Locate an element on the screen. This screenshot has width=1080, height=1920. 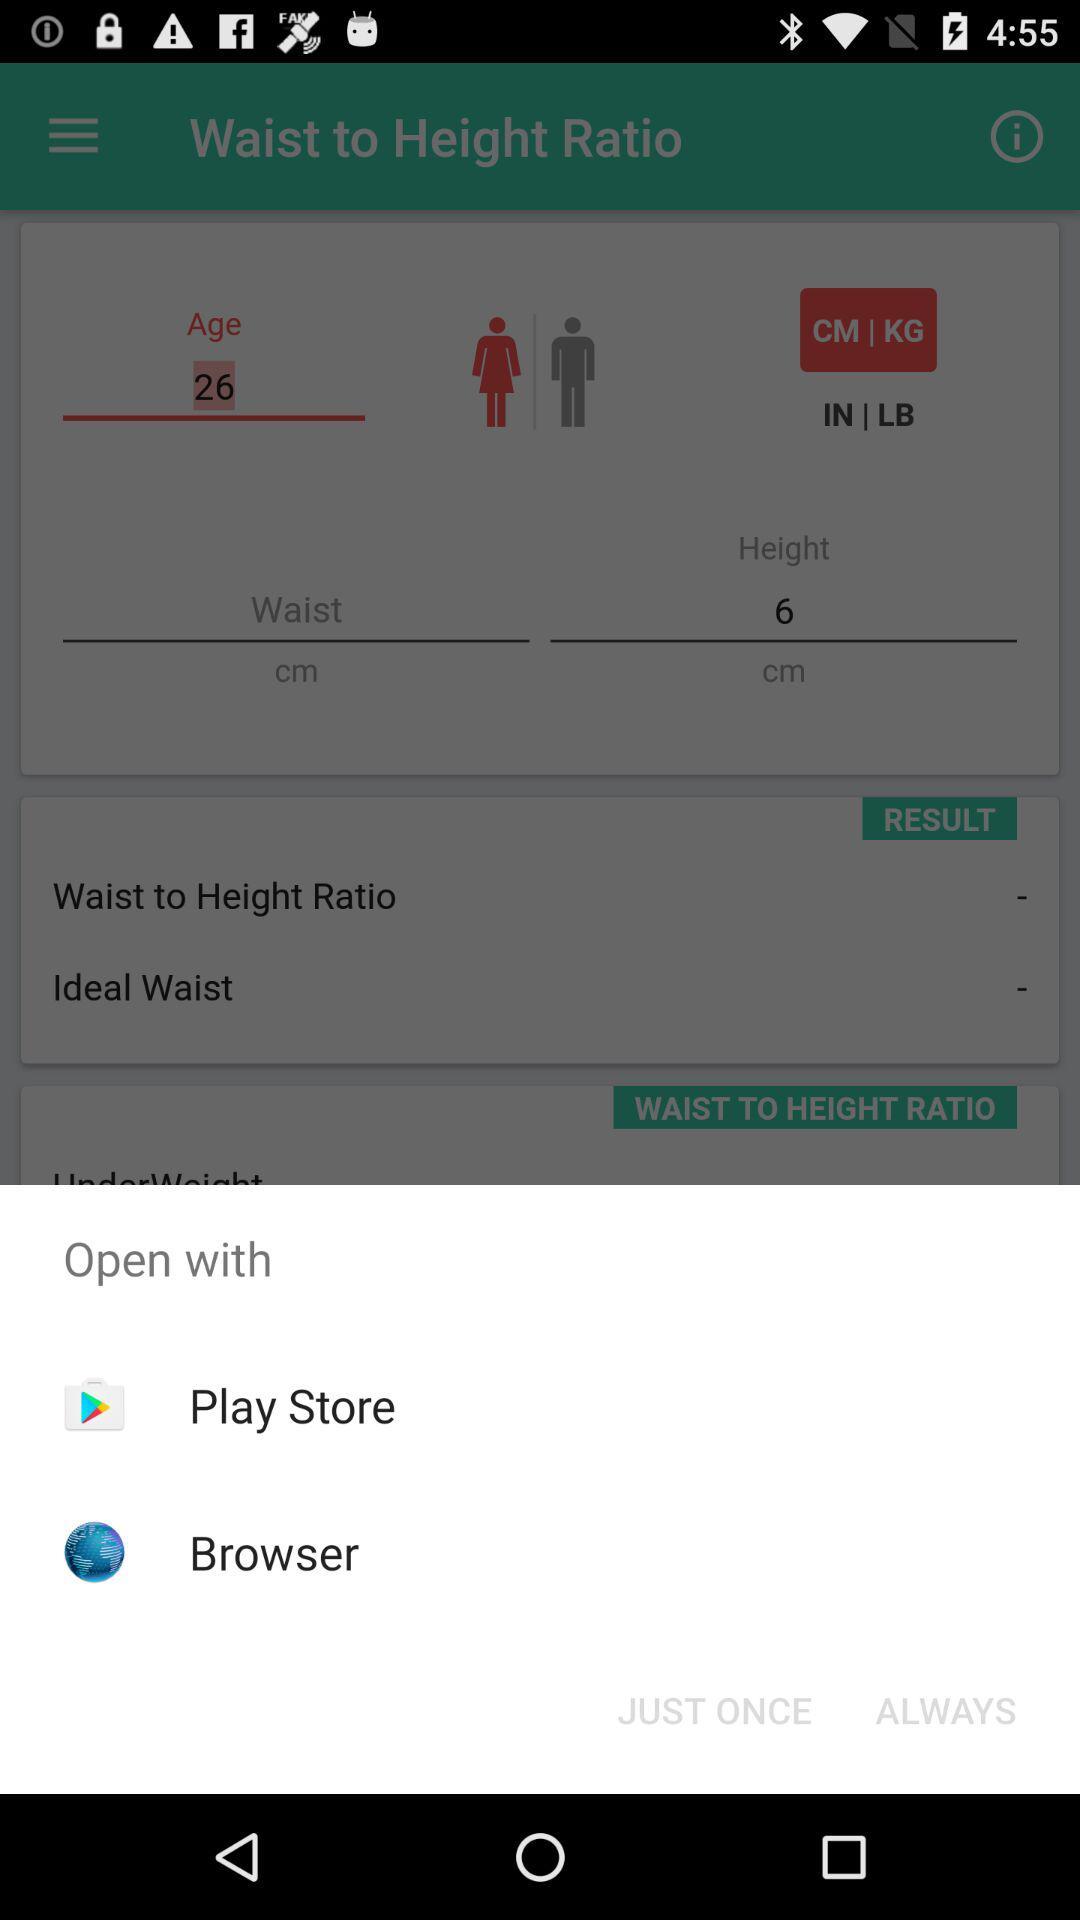
icon to the right of just once item is located at coordinates (945, 1708).